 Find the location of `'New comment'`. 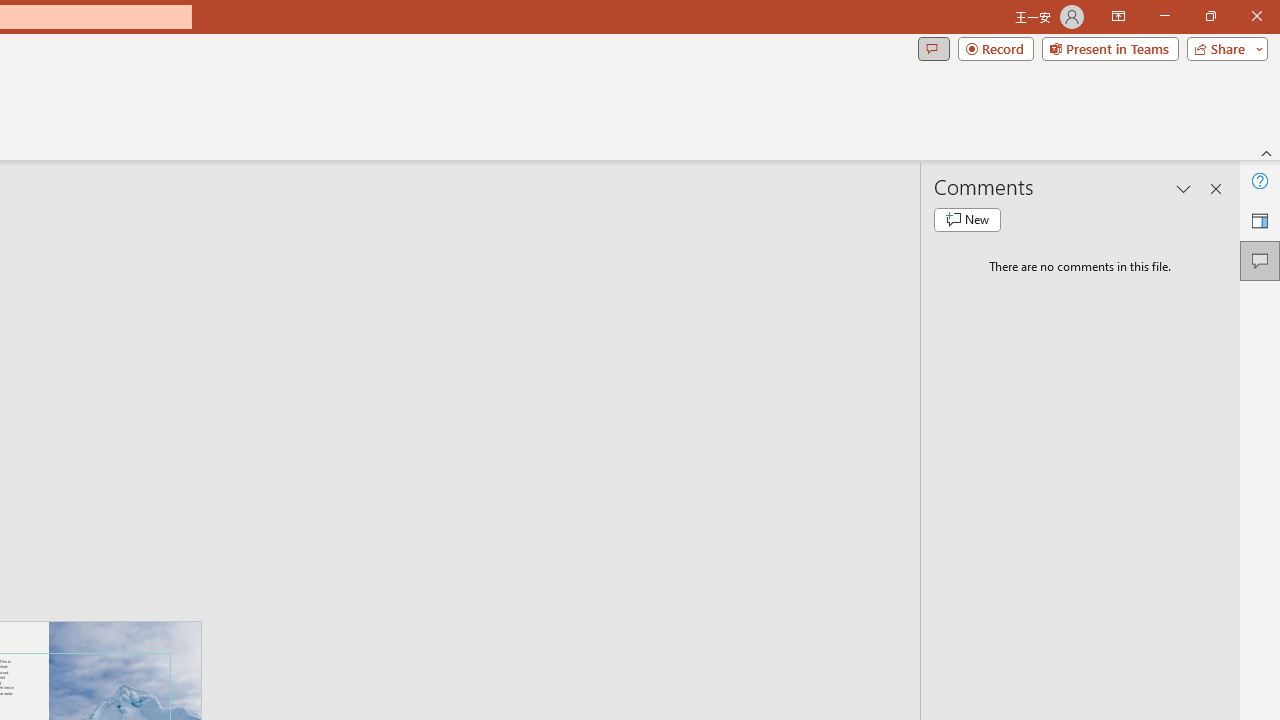

'New comment' is located at coordinates (967, 219).